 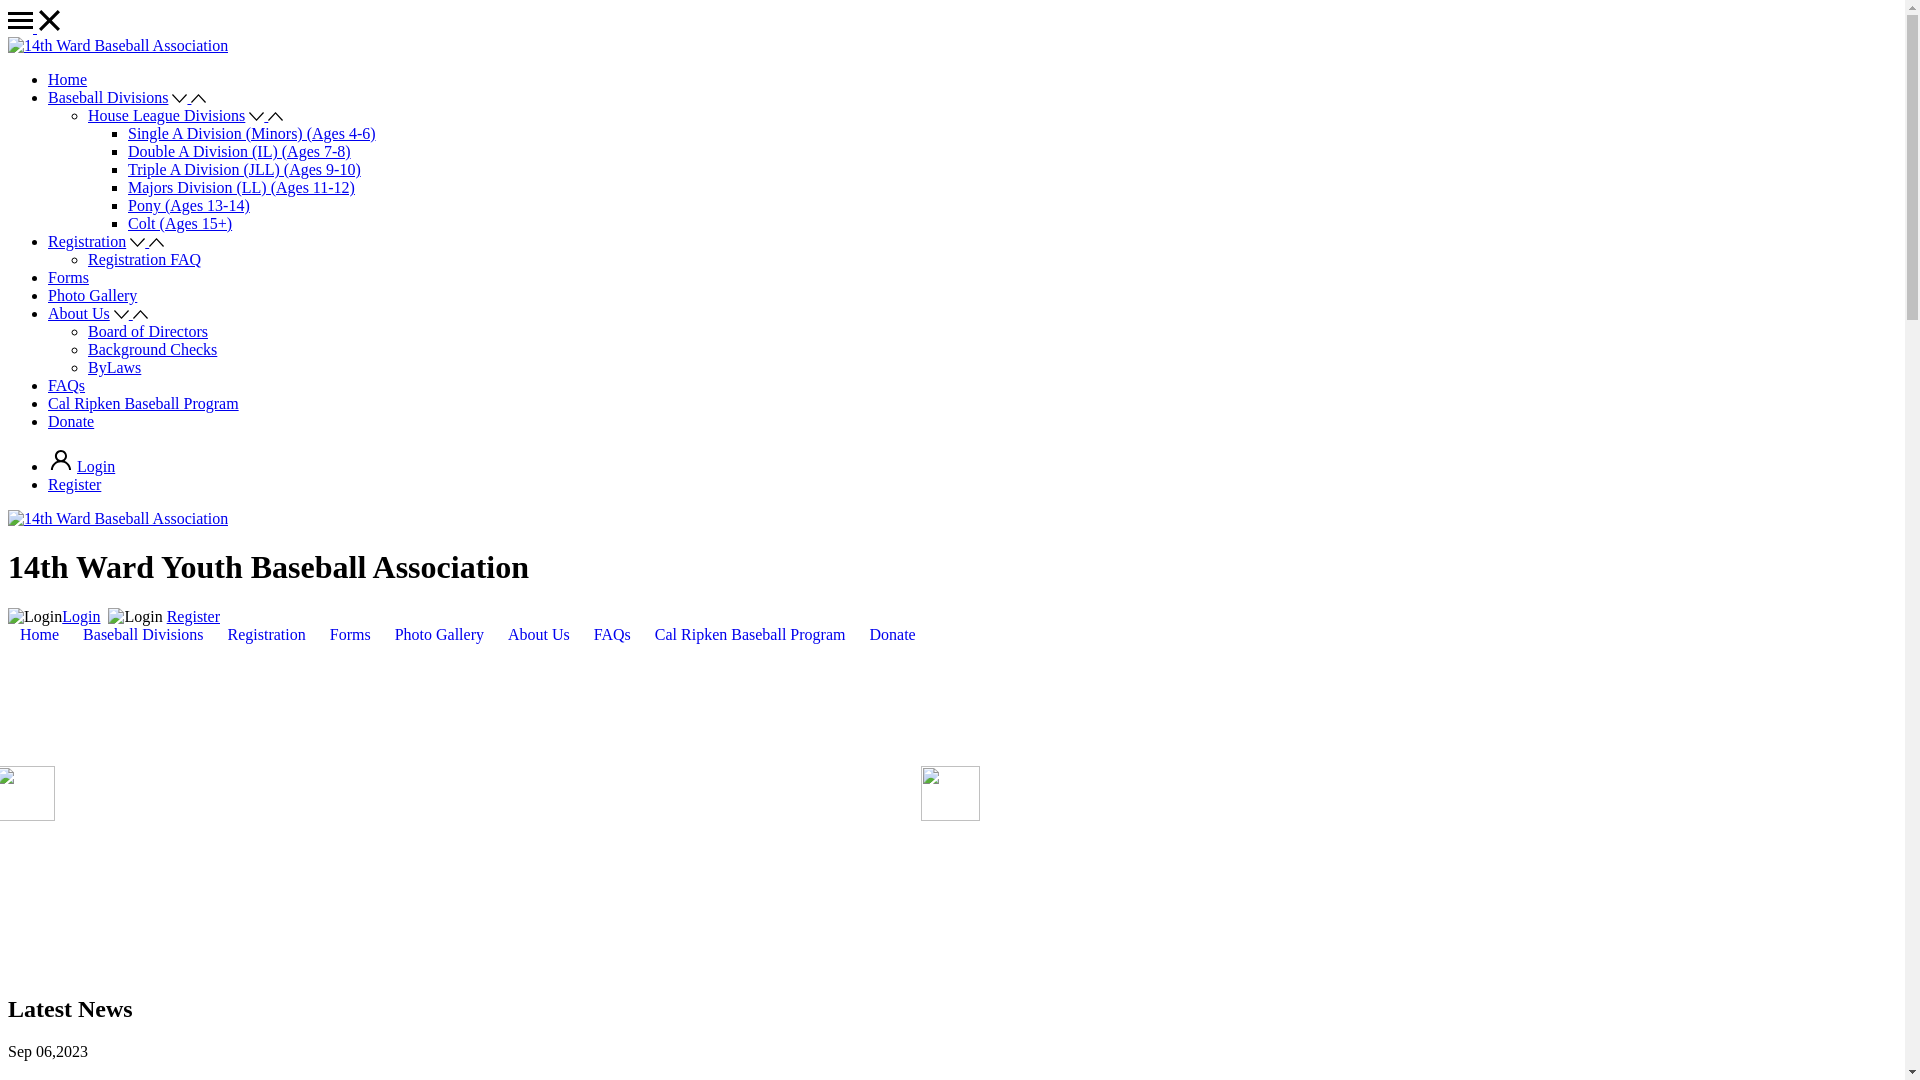 What do you see at coordinates (147, 330) in the screenshot?
I see `'Board of Directors'` at bounding box center [147, 330].